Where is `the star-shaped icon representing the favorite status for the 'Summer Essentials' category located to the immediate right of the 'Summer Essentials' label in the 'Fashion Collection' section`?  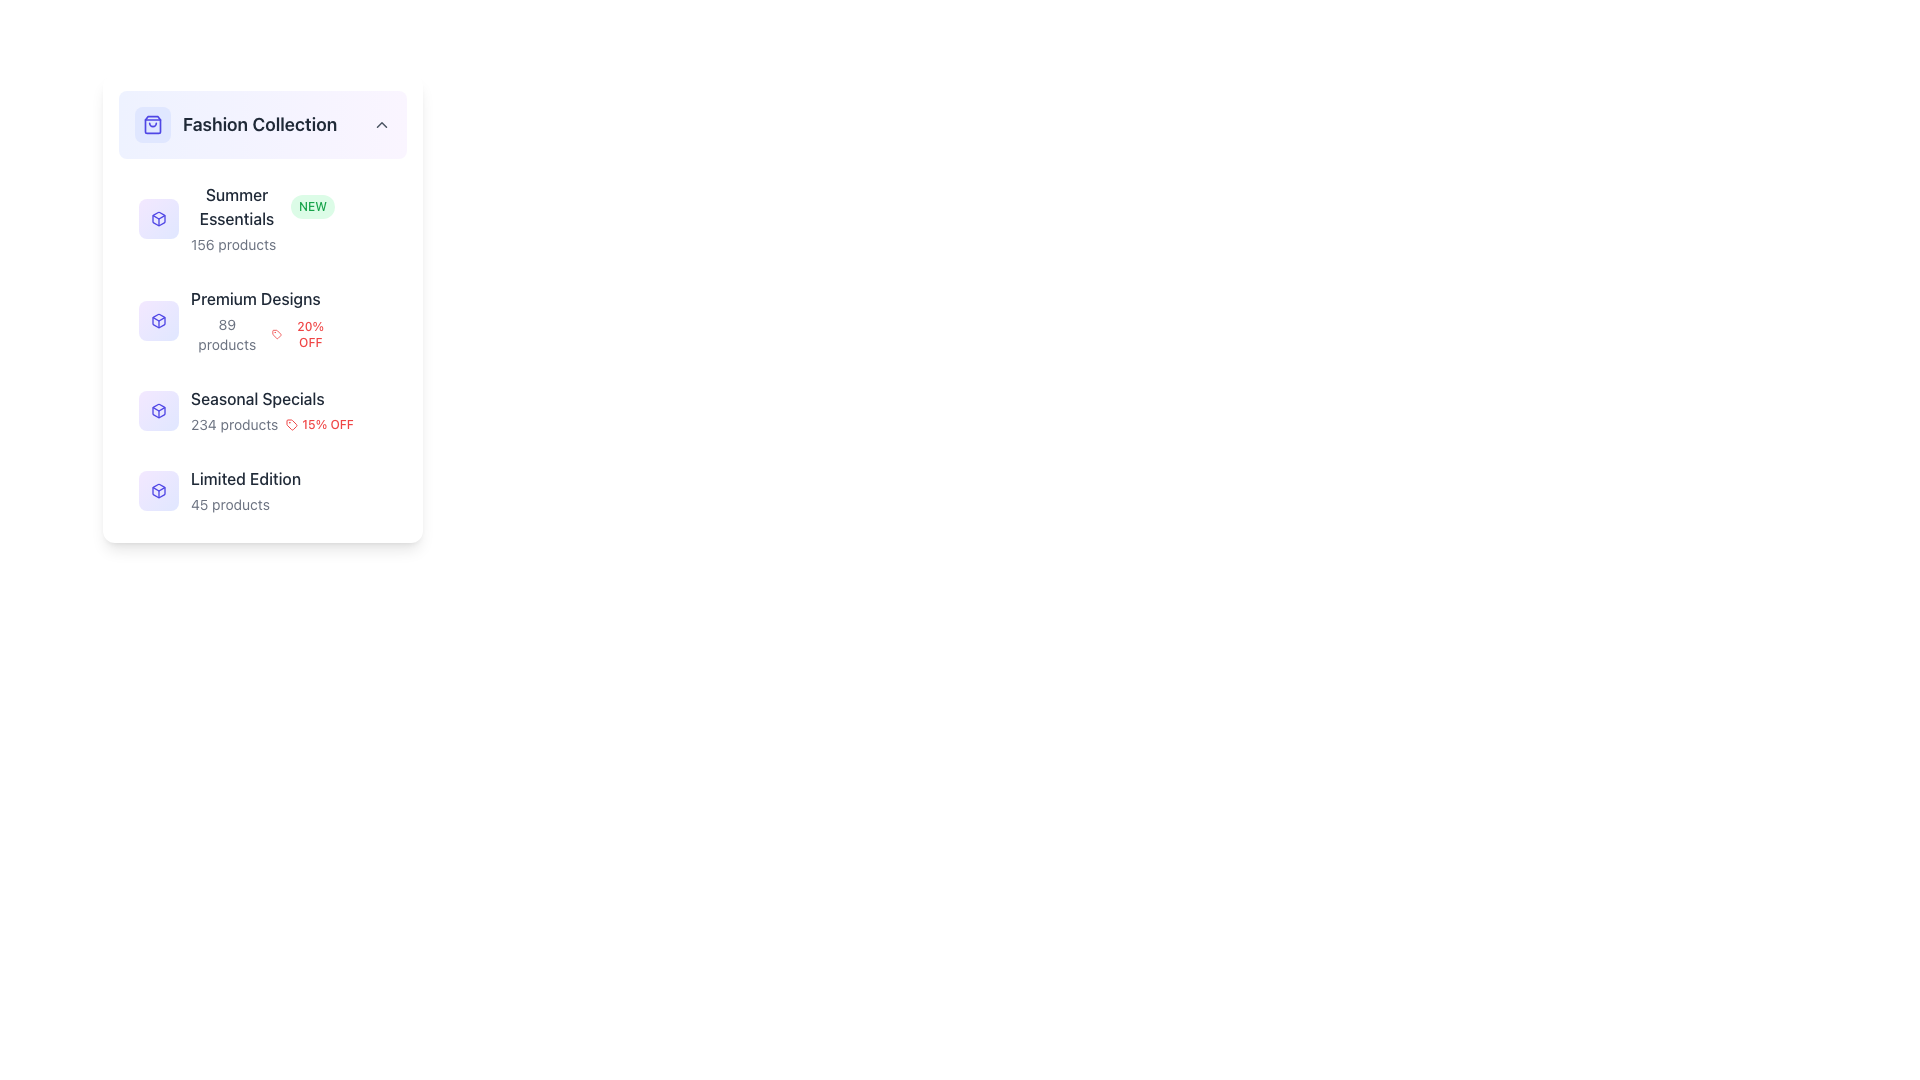 the star-shaped icon representing the favorite status for the 'Summer Essentials' category located to the immediate right of the 'Summer Essentials' label in the 'Fashion Collection' section is located at coordinates (382, 218).